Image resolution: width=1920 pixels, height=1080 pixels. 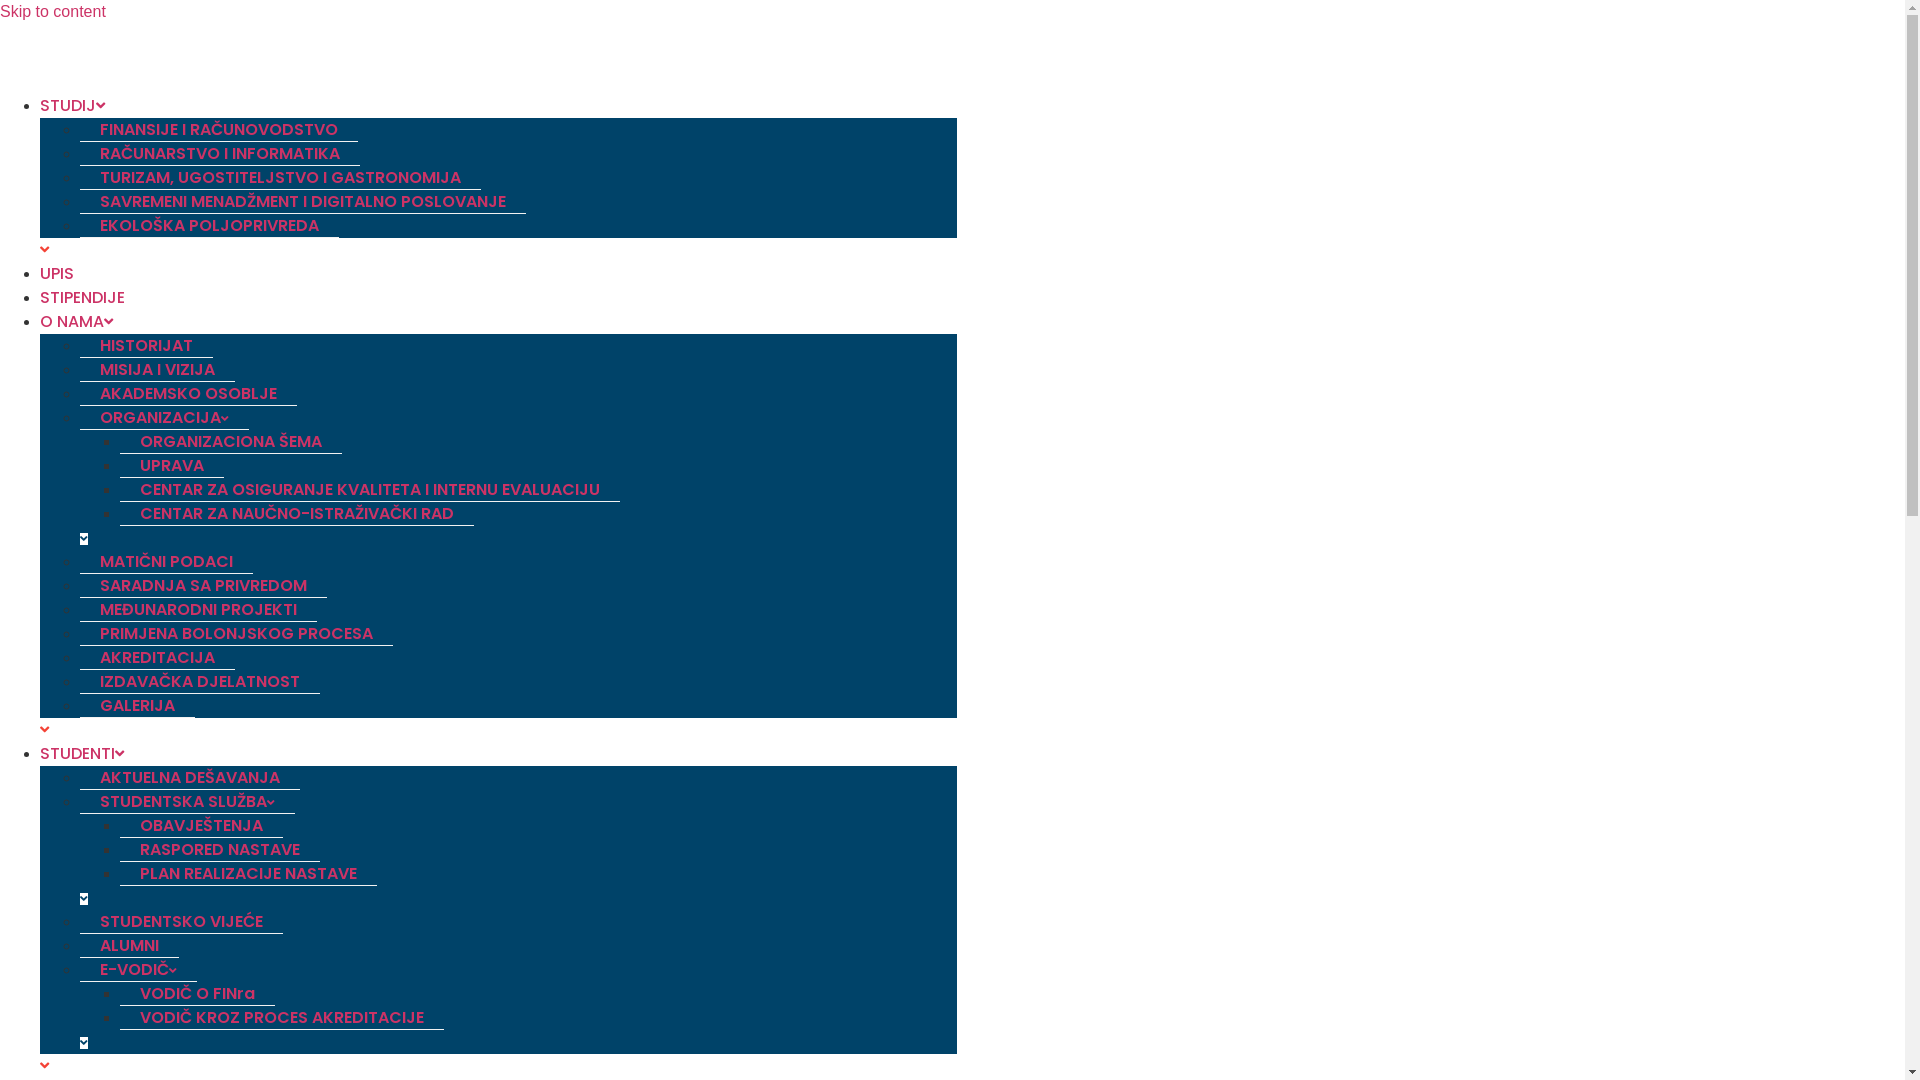 What do you see at coordinates (72, 105) in the screenshot?
I see `'STUDIJ'` at bounding box center [72, 105].